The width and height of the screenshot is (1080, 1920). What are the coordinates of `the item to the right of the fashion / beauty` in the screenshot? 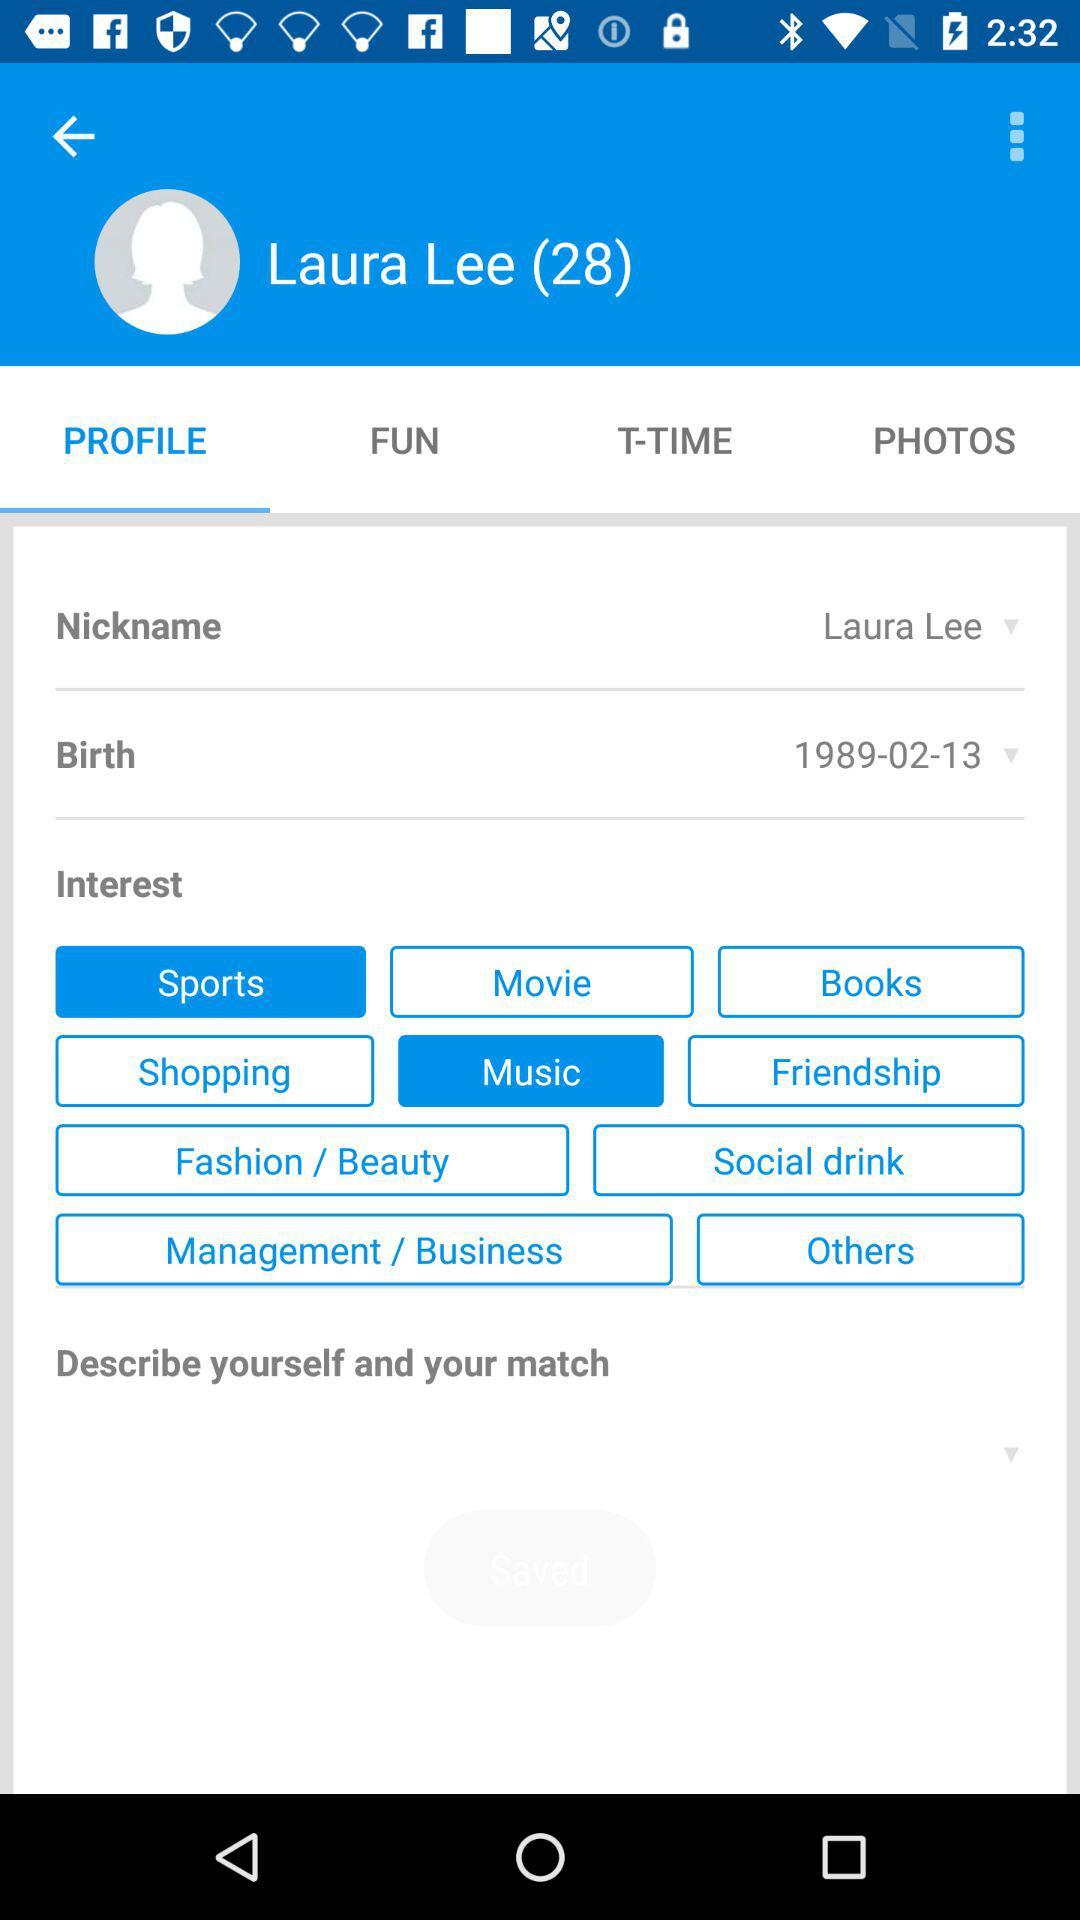 It's located at (807, 1160).